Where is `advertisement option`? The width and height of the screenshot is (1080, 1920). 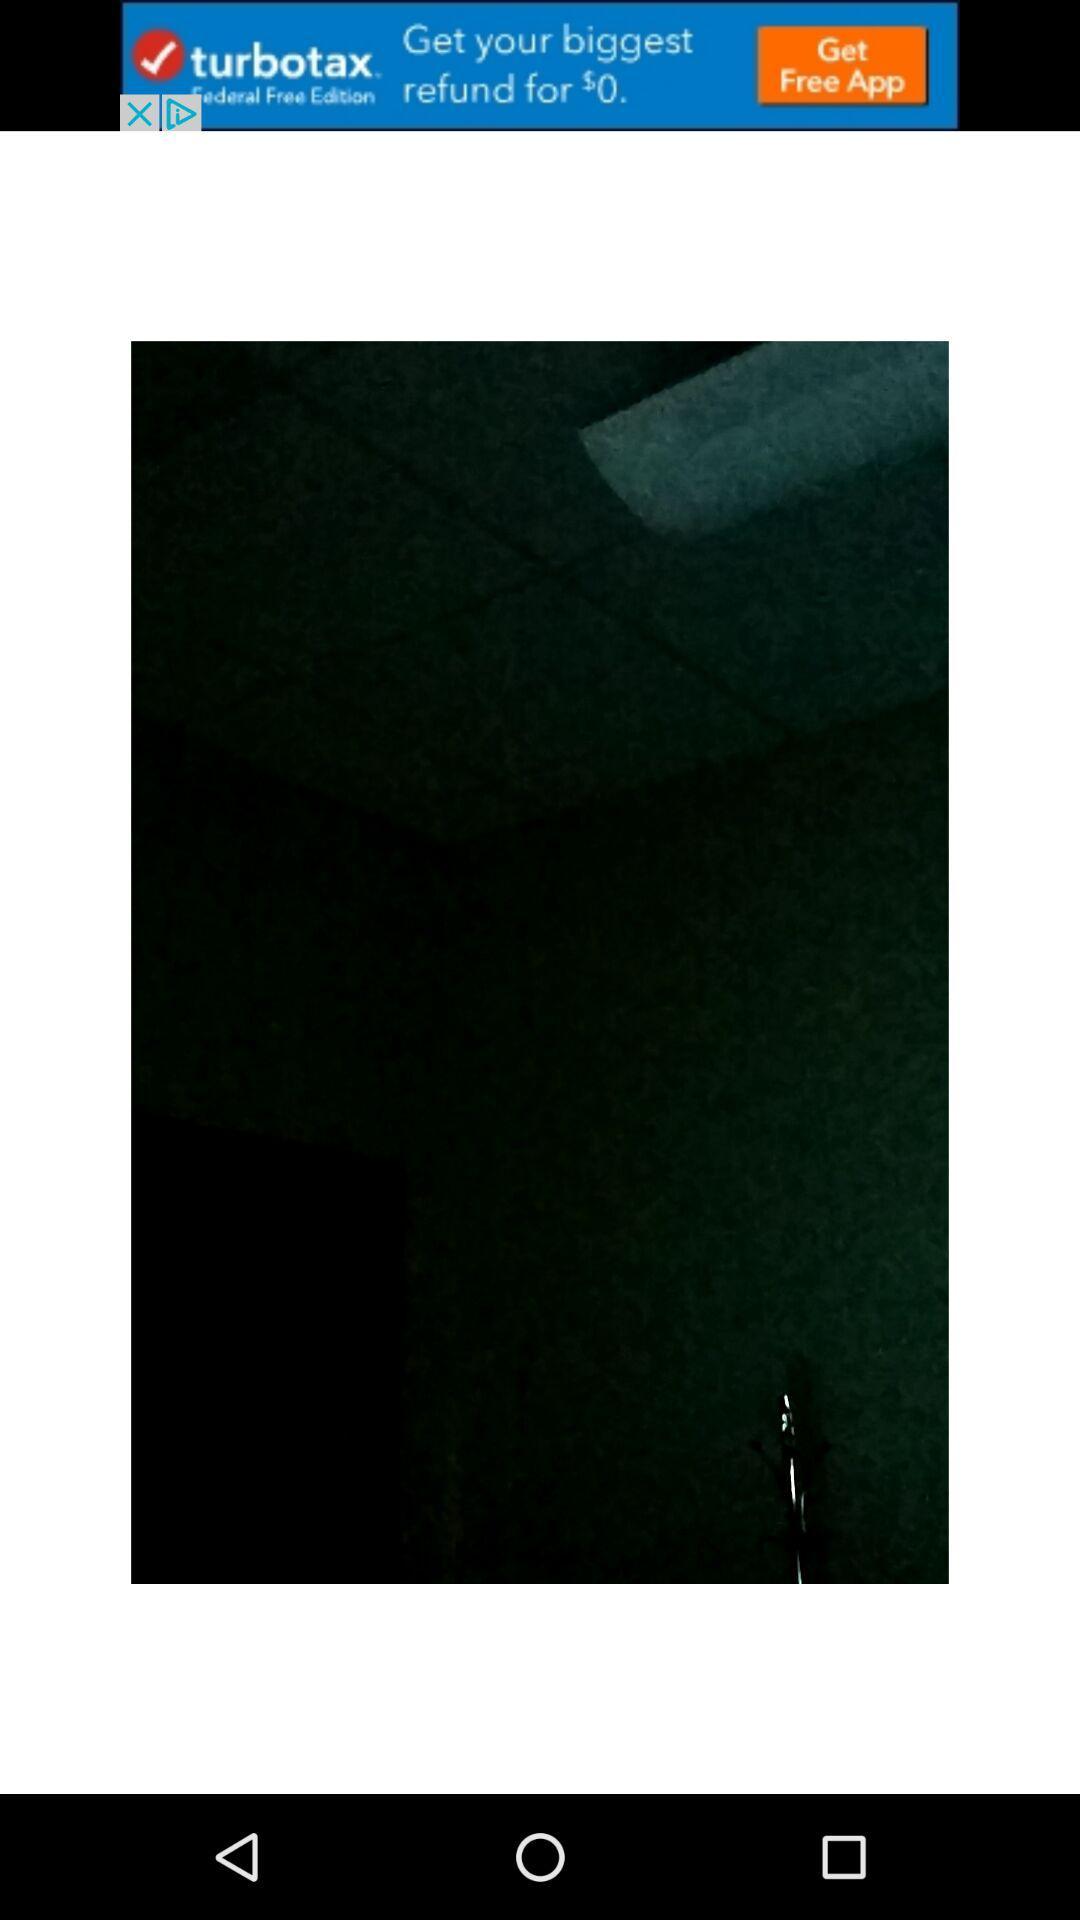 advertisement option is located at coordinates (540, 65).